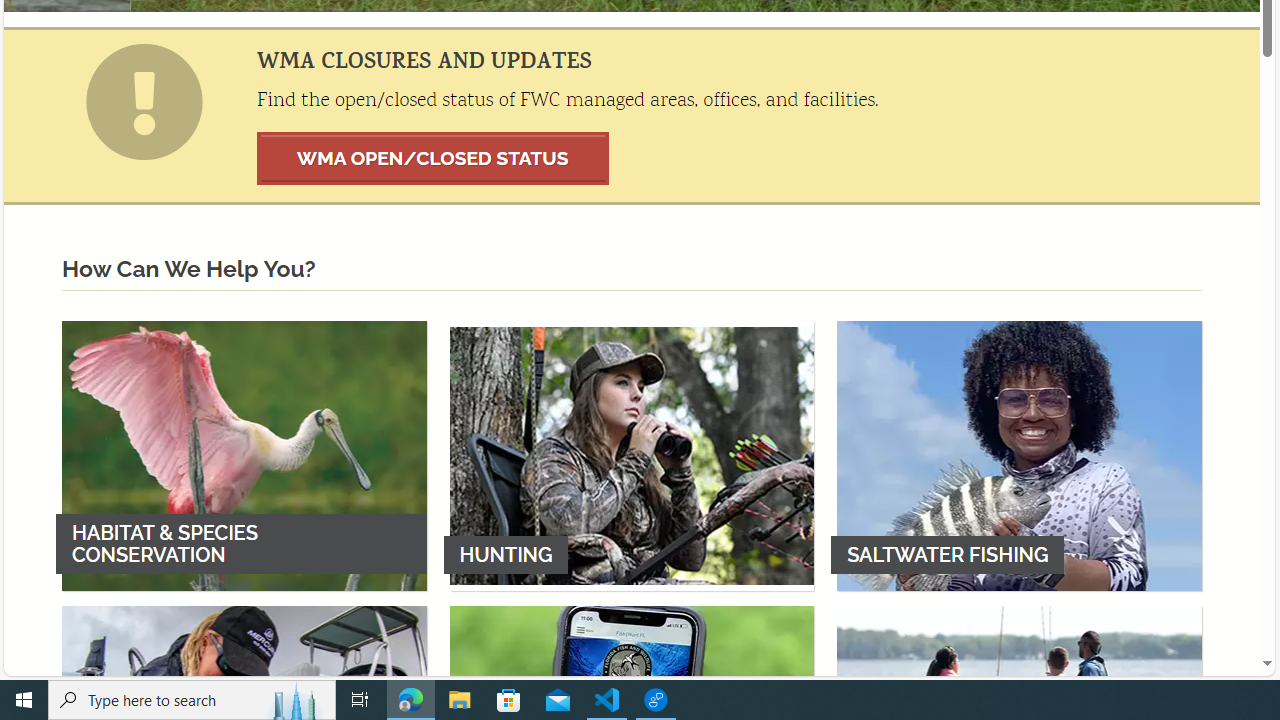 This screenshot has height=720, width=1280. I want to click on 'SALTWATER FISHING', so click(1019, 455).